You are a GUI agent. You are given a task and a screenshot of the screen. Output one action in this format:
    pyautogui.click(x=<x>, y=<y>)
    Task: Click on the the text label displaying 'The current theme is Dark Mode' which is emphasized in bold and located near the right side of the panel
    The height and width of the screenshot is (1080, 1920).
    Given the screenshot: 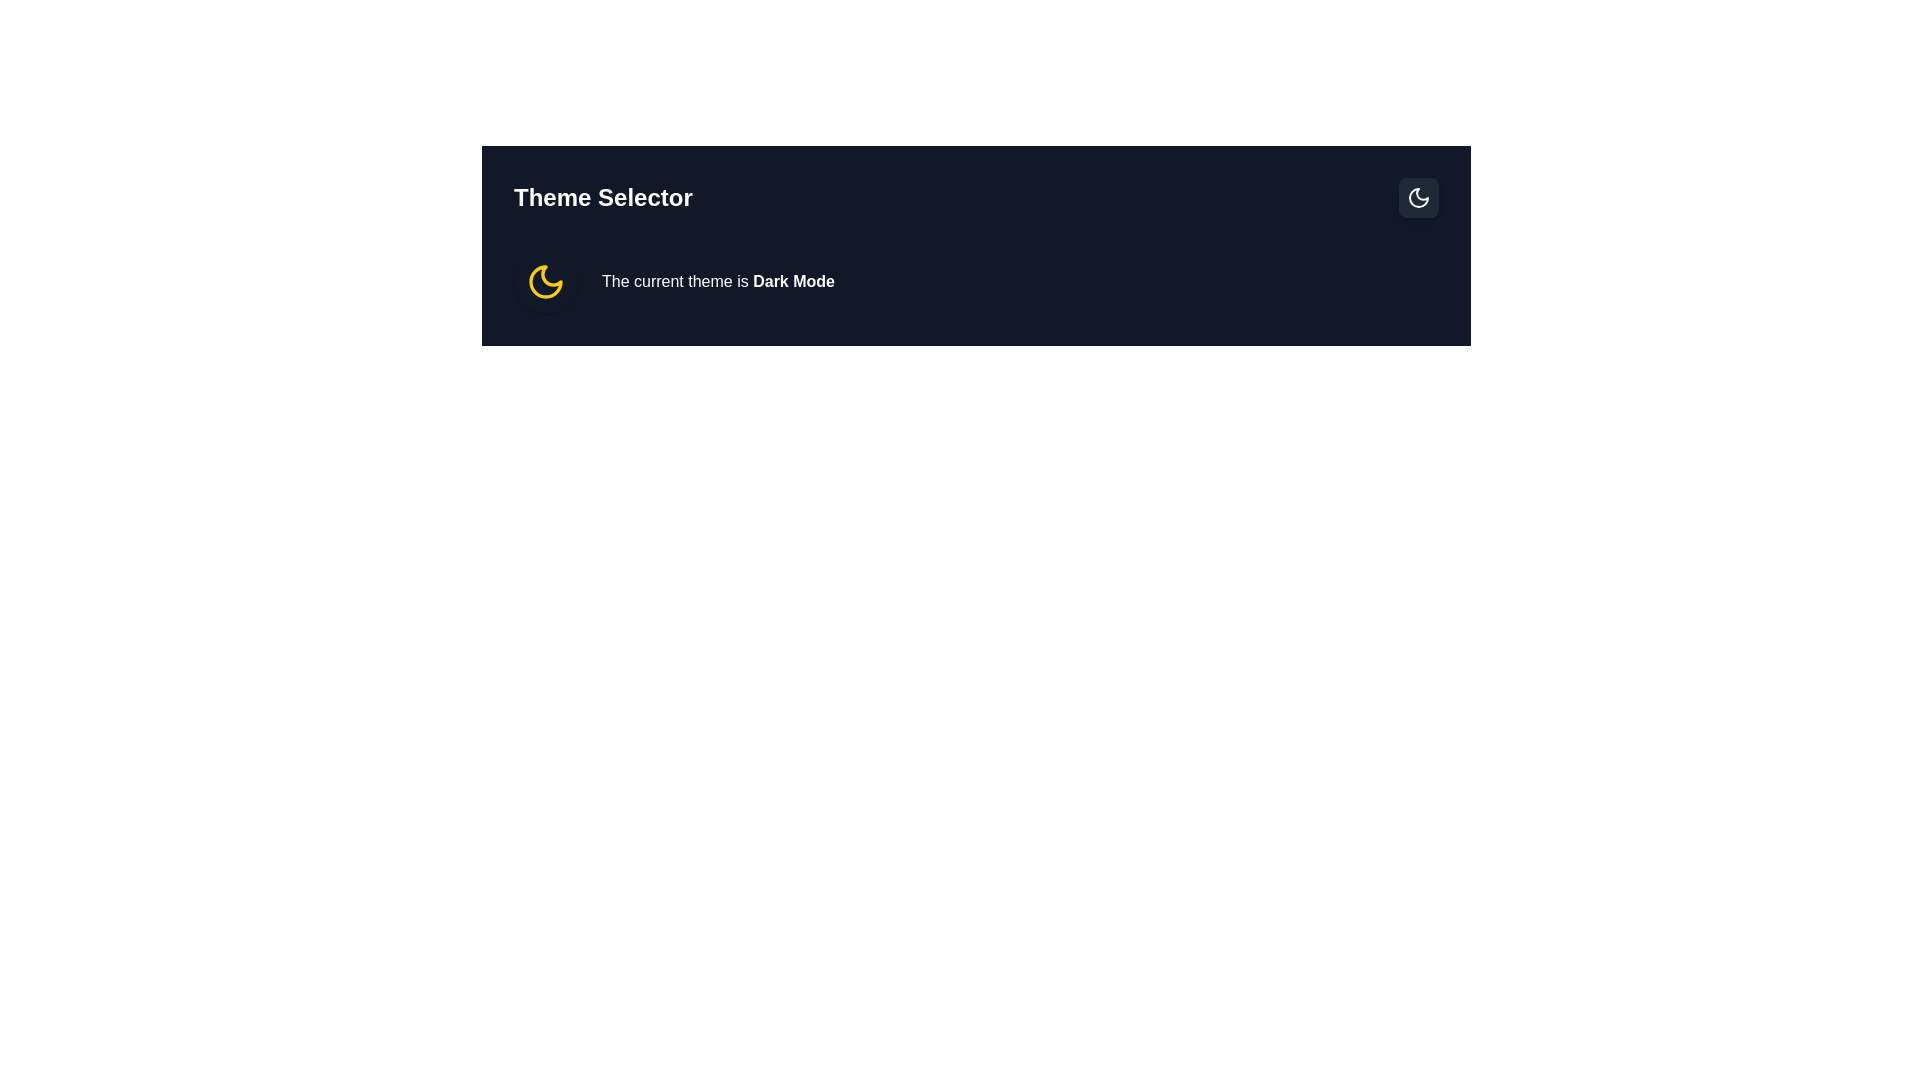 What is the action you would take?
    pyautogui.click(x=718, y=281)
    